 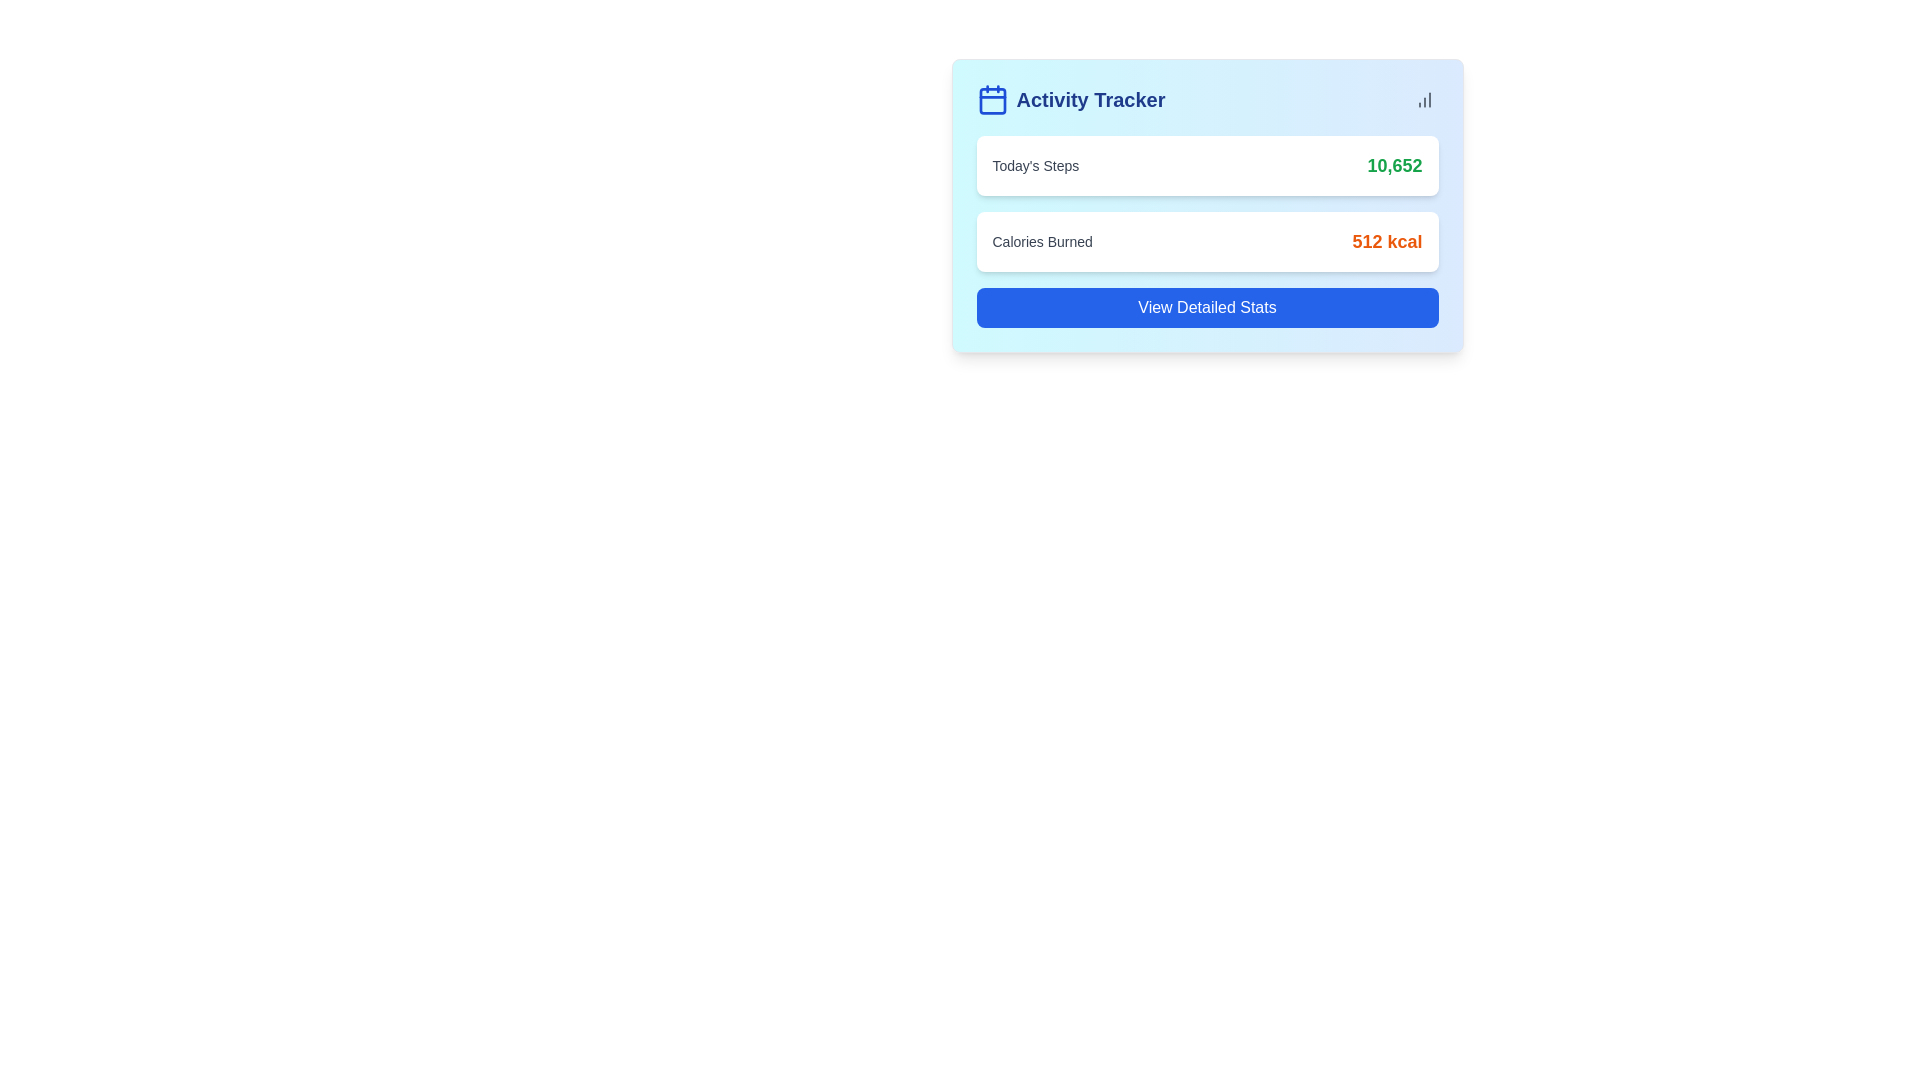 I want to click on the displayed data on the Informative card titled 'Today's Steps', which shows the value '10,652' in green on the right side of the card, so click(x=1206, y=164).